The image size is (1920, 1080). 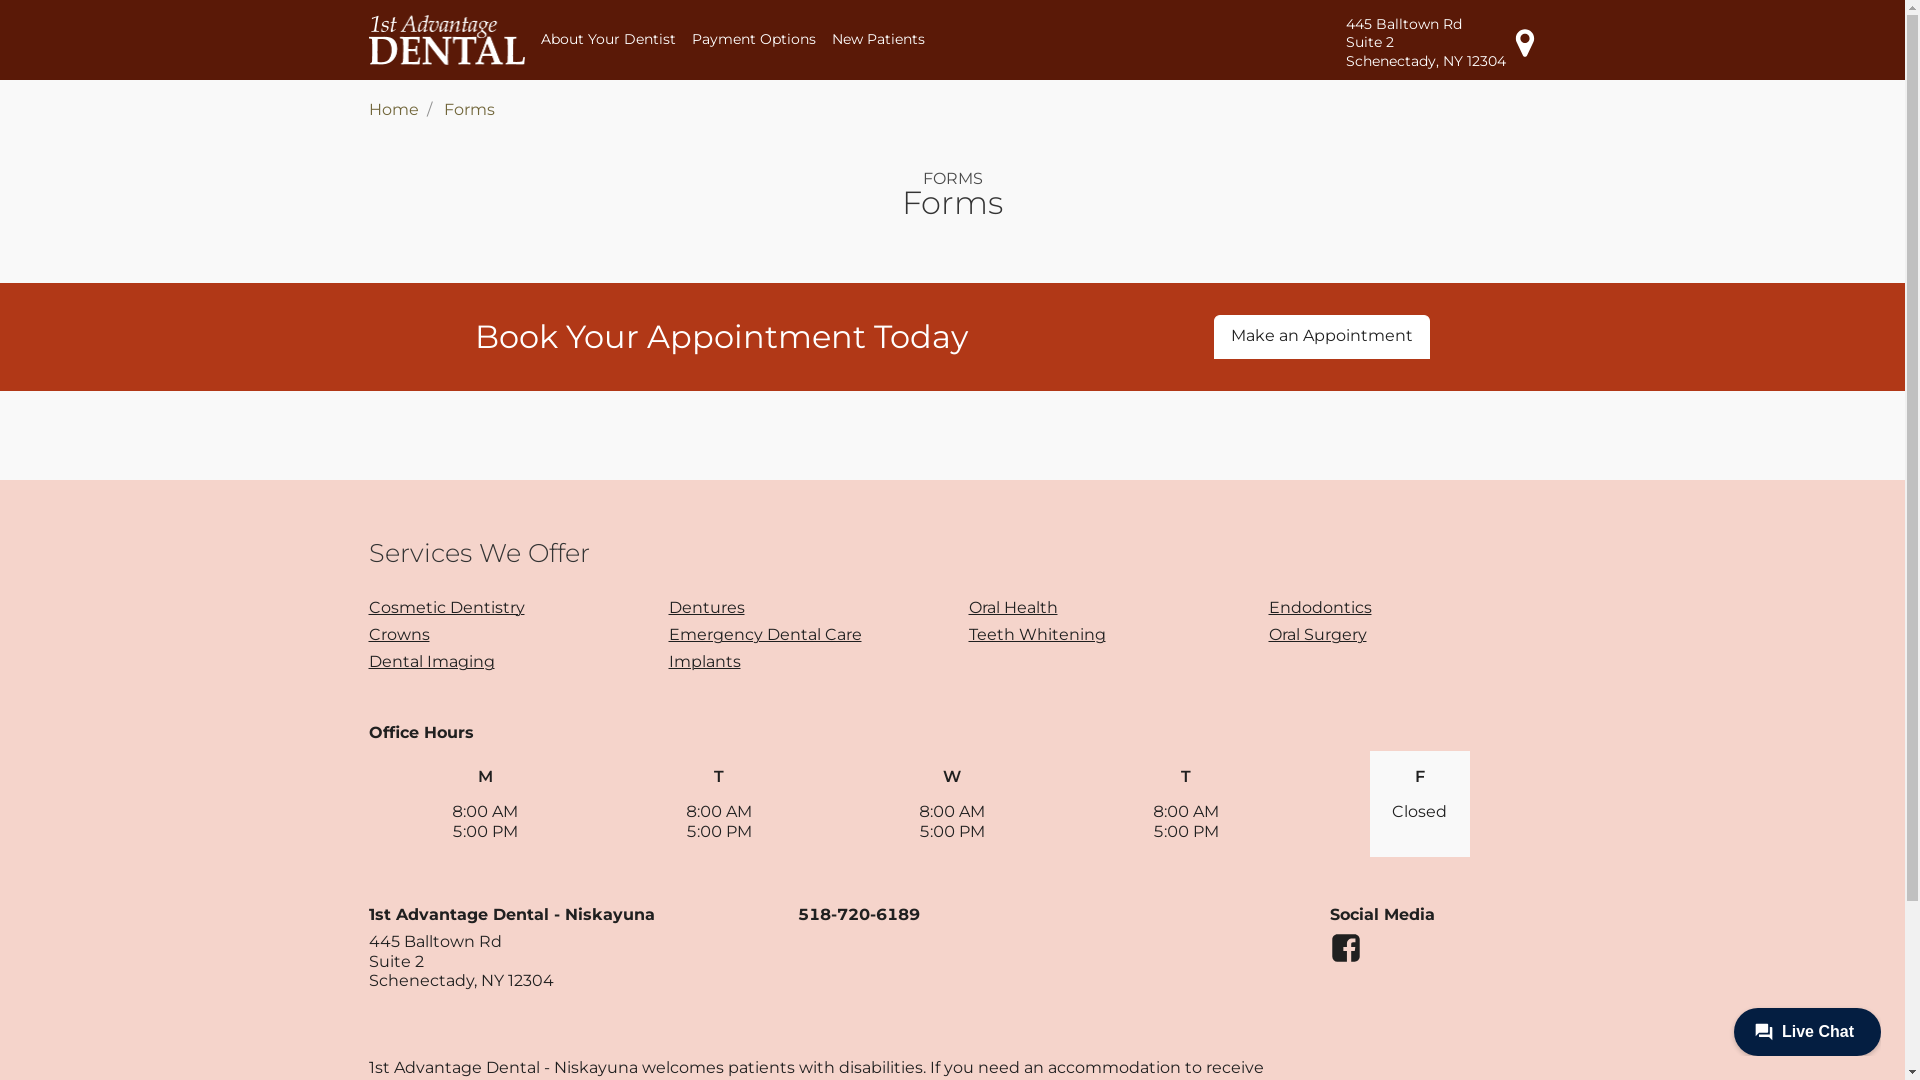 I want to click on 'Forms', so click(x=443, y=109).